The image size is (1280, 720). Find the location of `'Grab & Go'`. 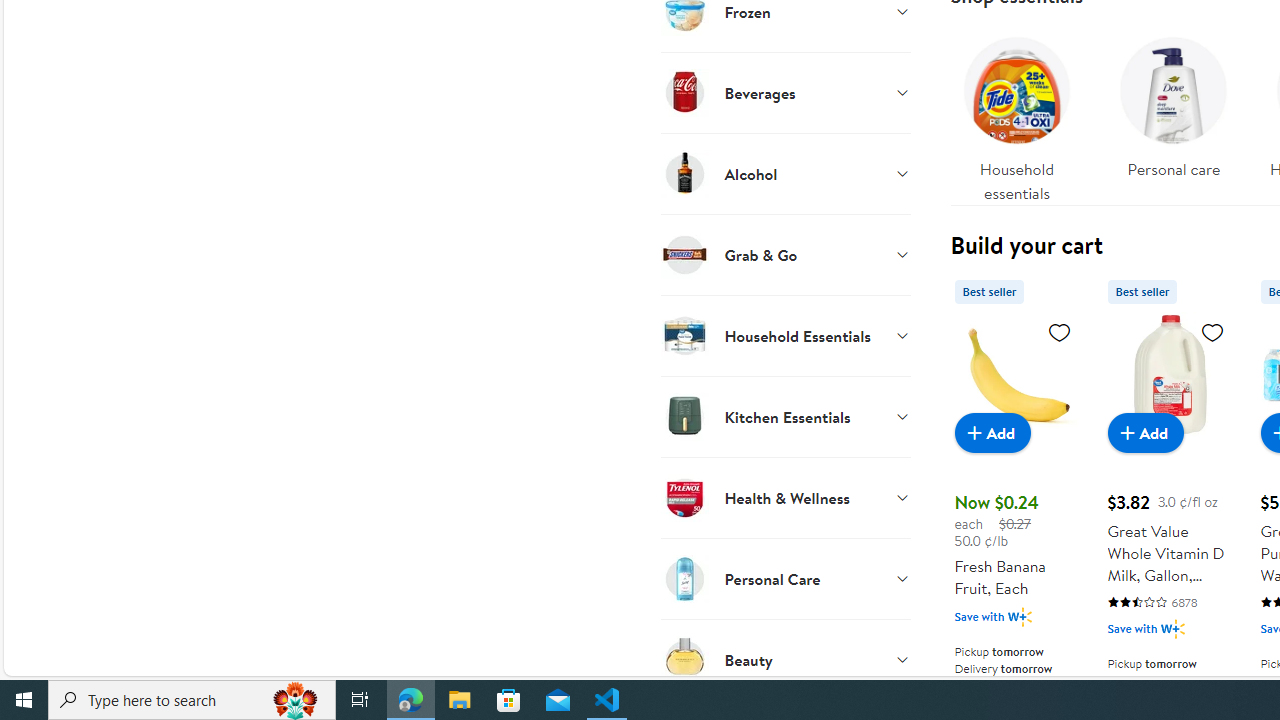

'Grab & Go' is located at coordinates (784, 253).